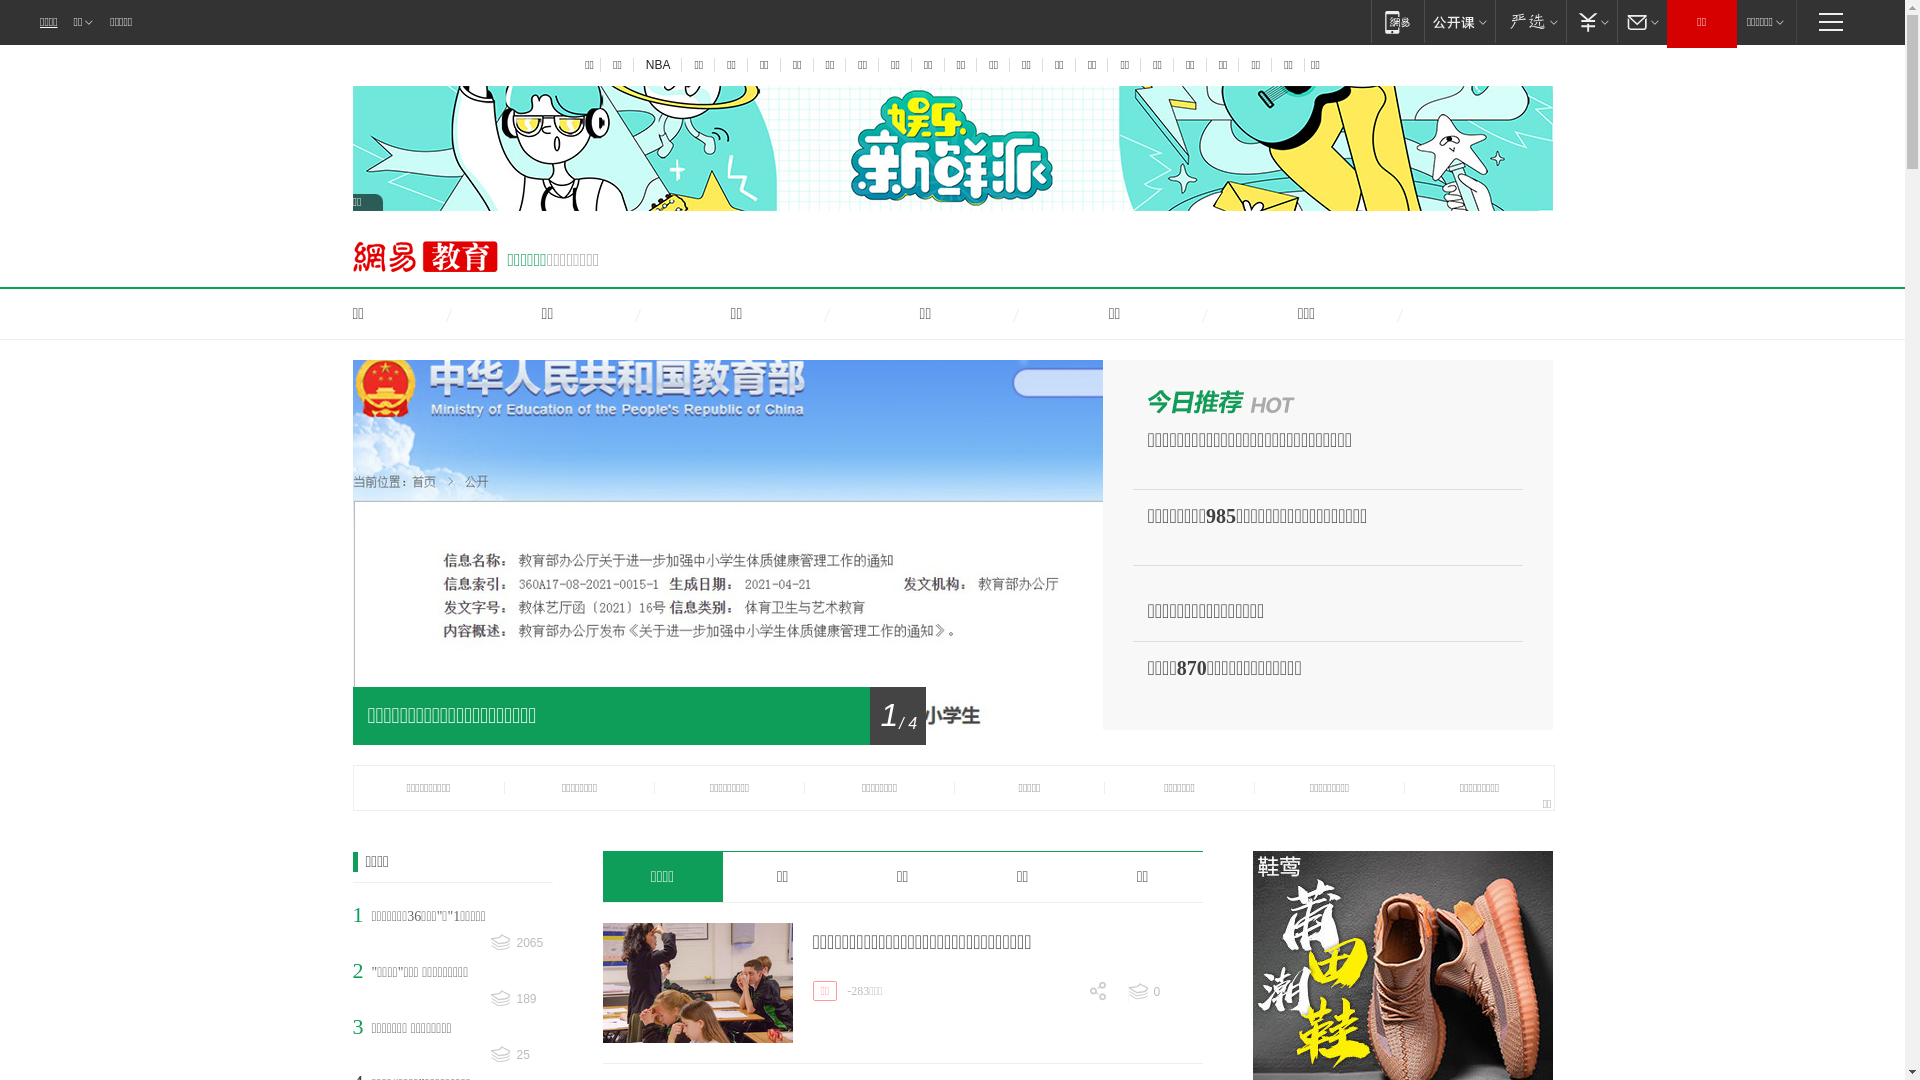  Describe the element at coordinates (521, 943) in the screenshot. I see `'2065'` at that location.